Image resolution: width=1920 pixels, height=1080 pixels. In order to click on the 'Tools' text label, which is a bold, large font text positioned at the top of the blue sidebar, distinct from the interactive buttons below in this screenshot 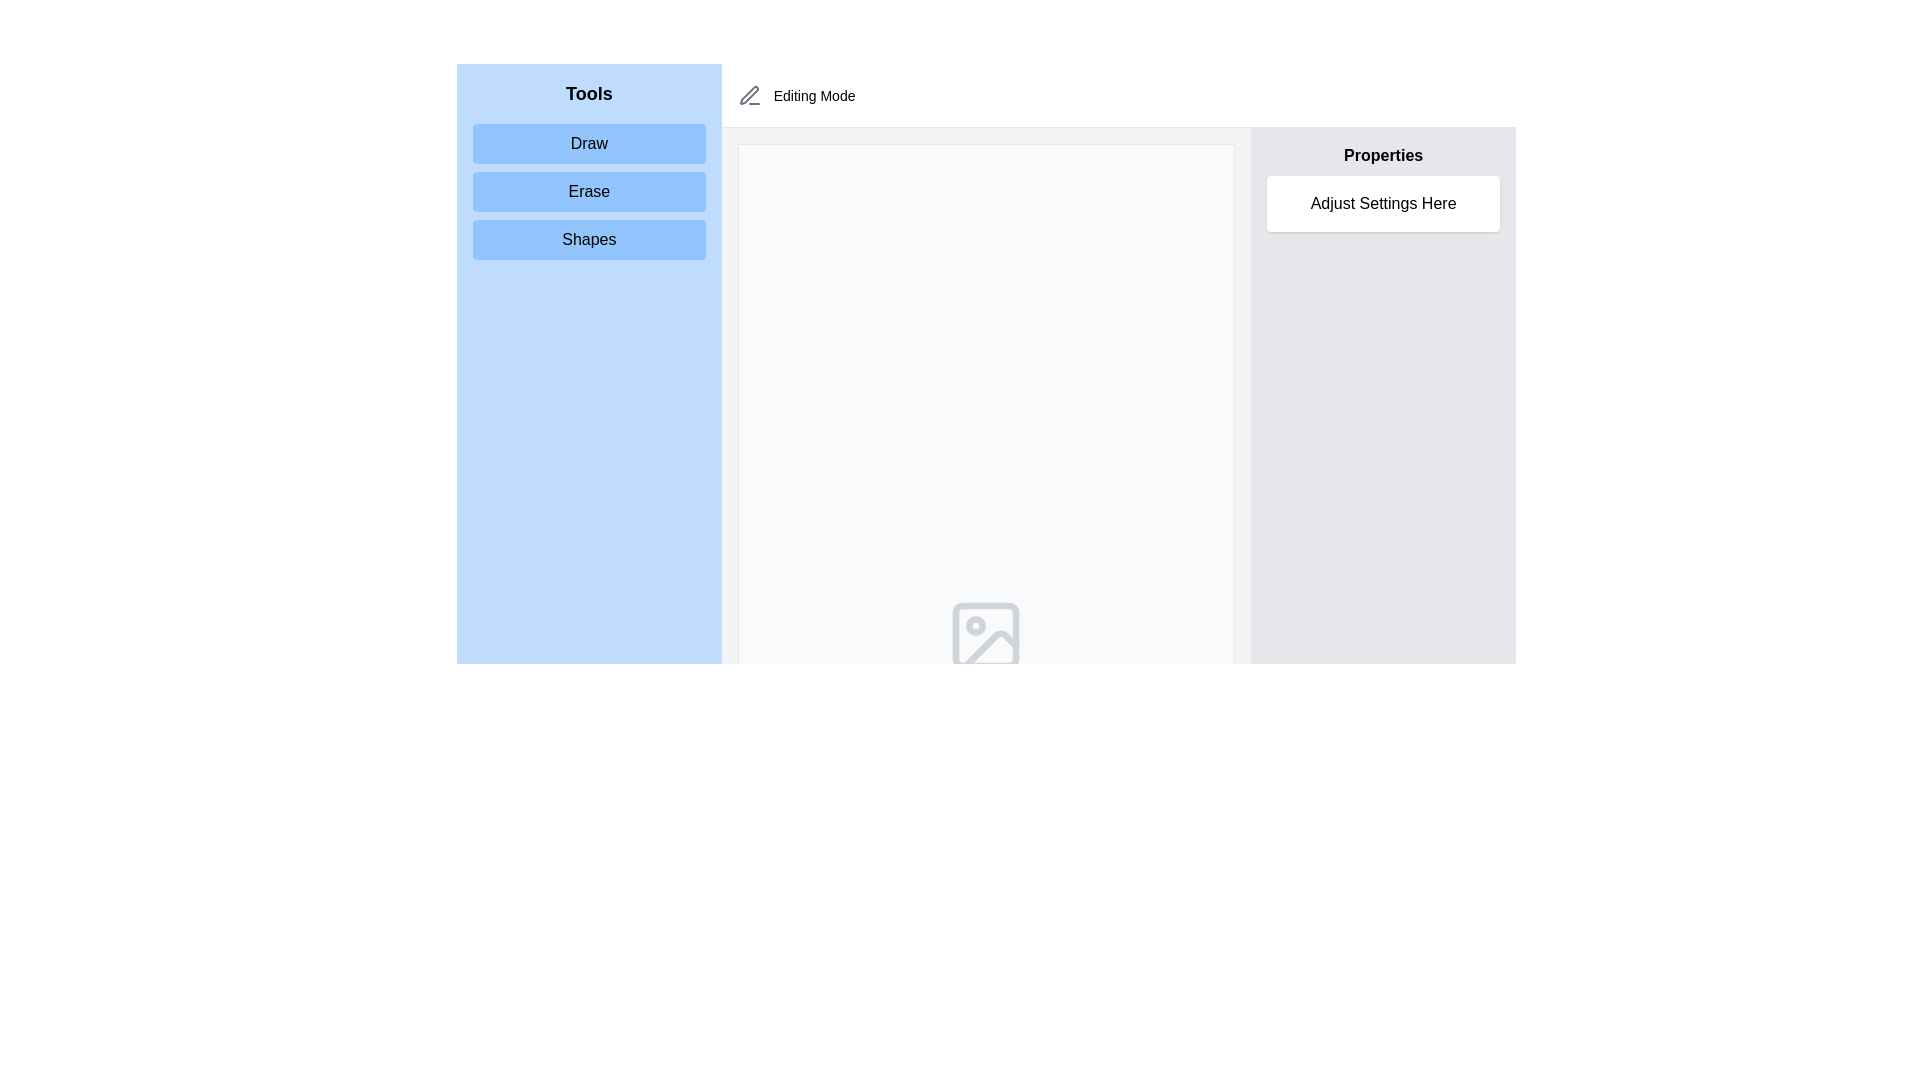, I will do `click(588, 93)`.